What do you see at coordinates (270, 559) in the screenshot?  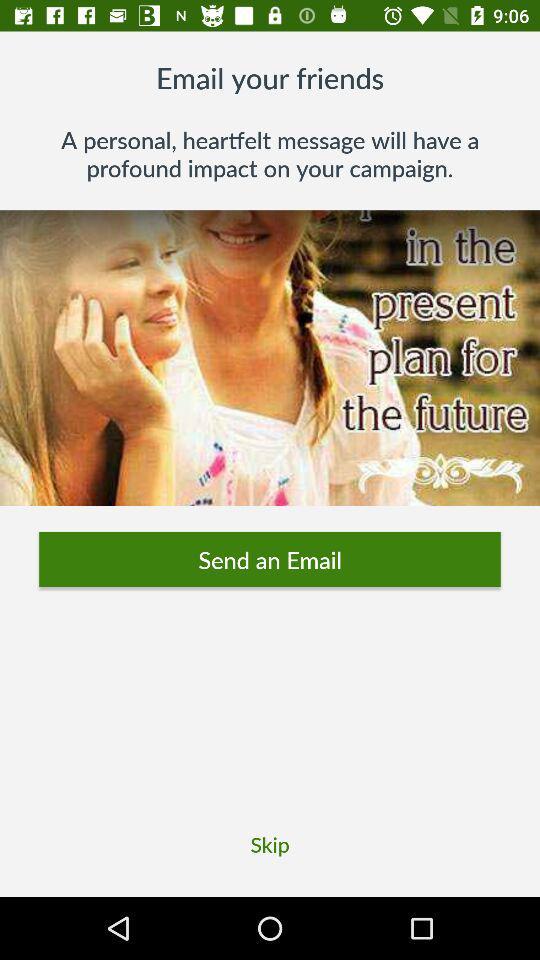 I see `send an email icon` at bounding box center [270, 559].